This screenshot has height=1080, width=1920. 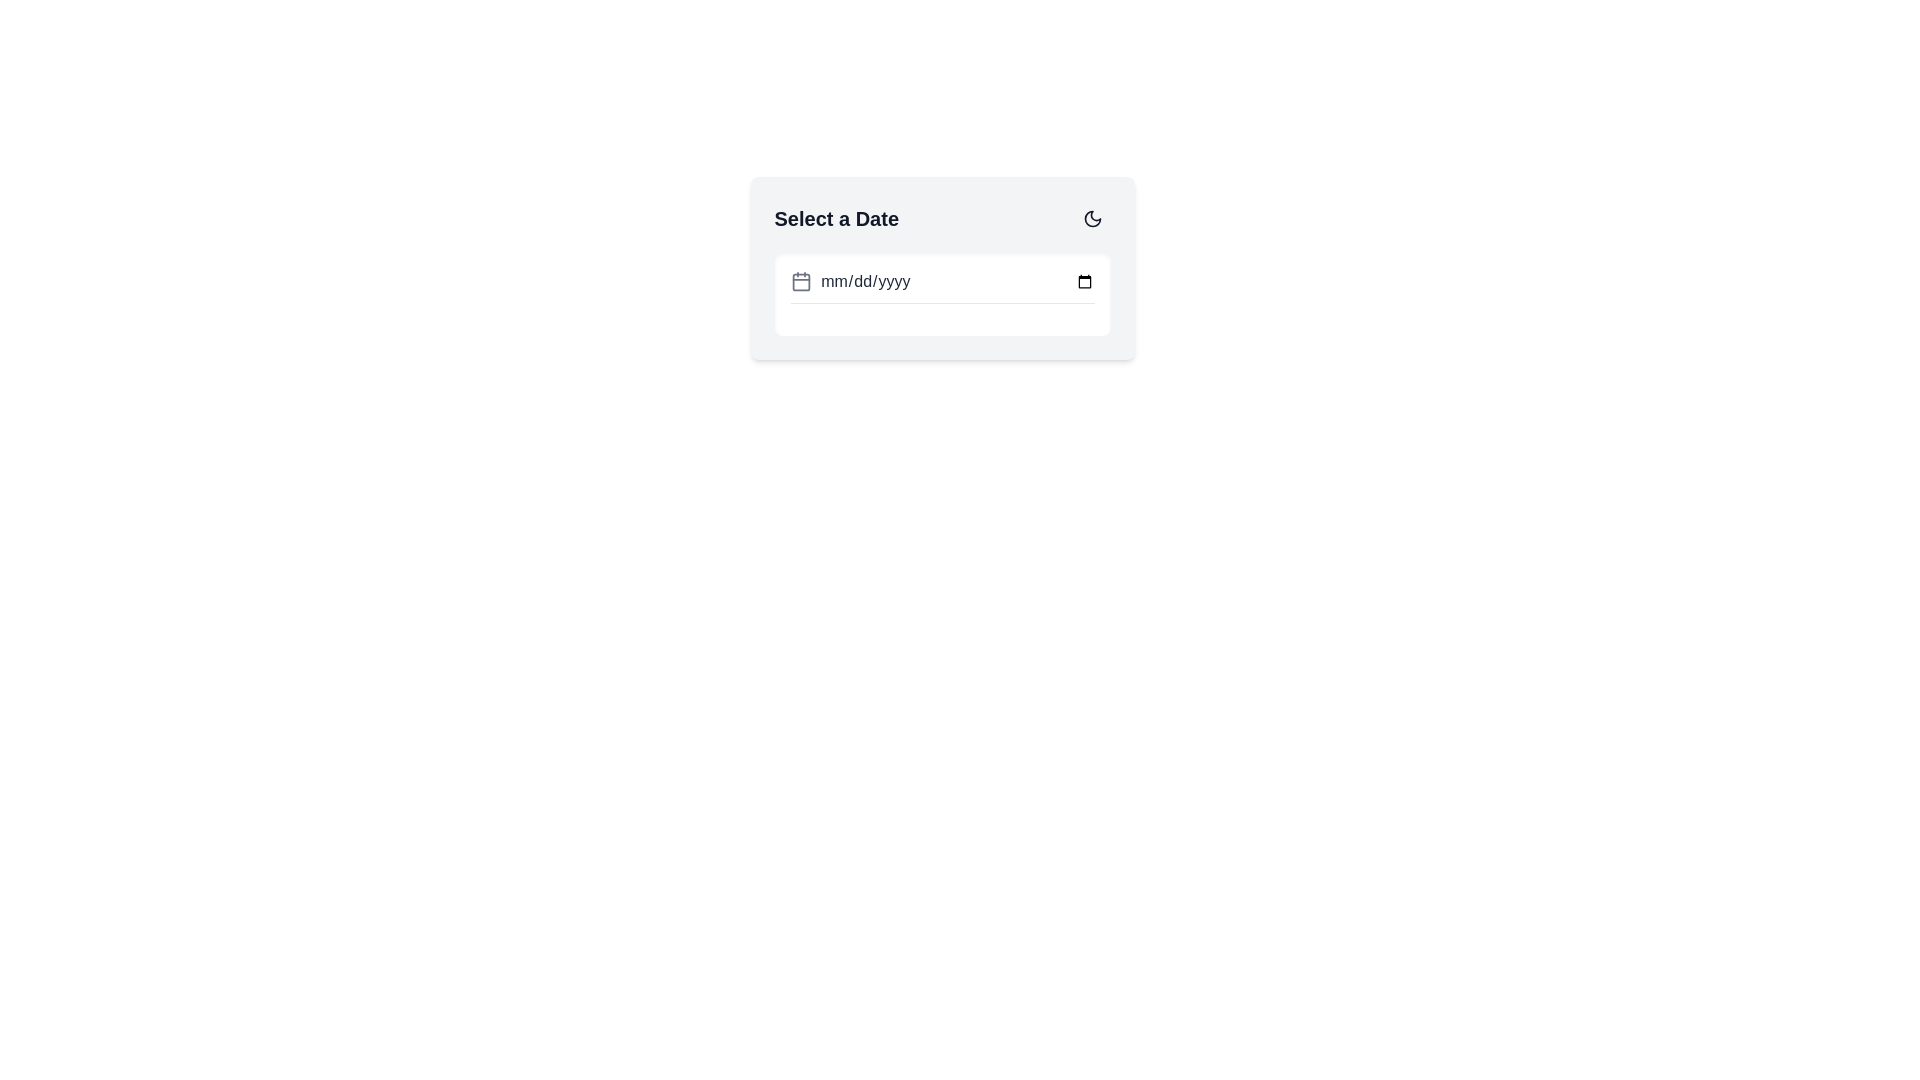 What do you see at coordinates (1091, 219) in the screenshot?
I see `the moon icon in the top-right corner of the 'Select a Date' panel` at bounding box center [1091, 219].